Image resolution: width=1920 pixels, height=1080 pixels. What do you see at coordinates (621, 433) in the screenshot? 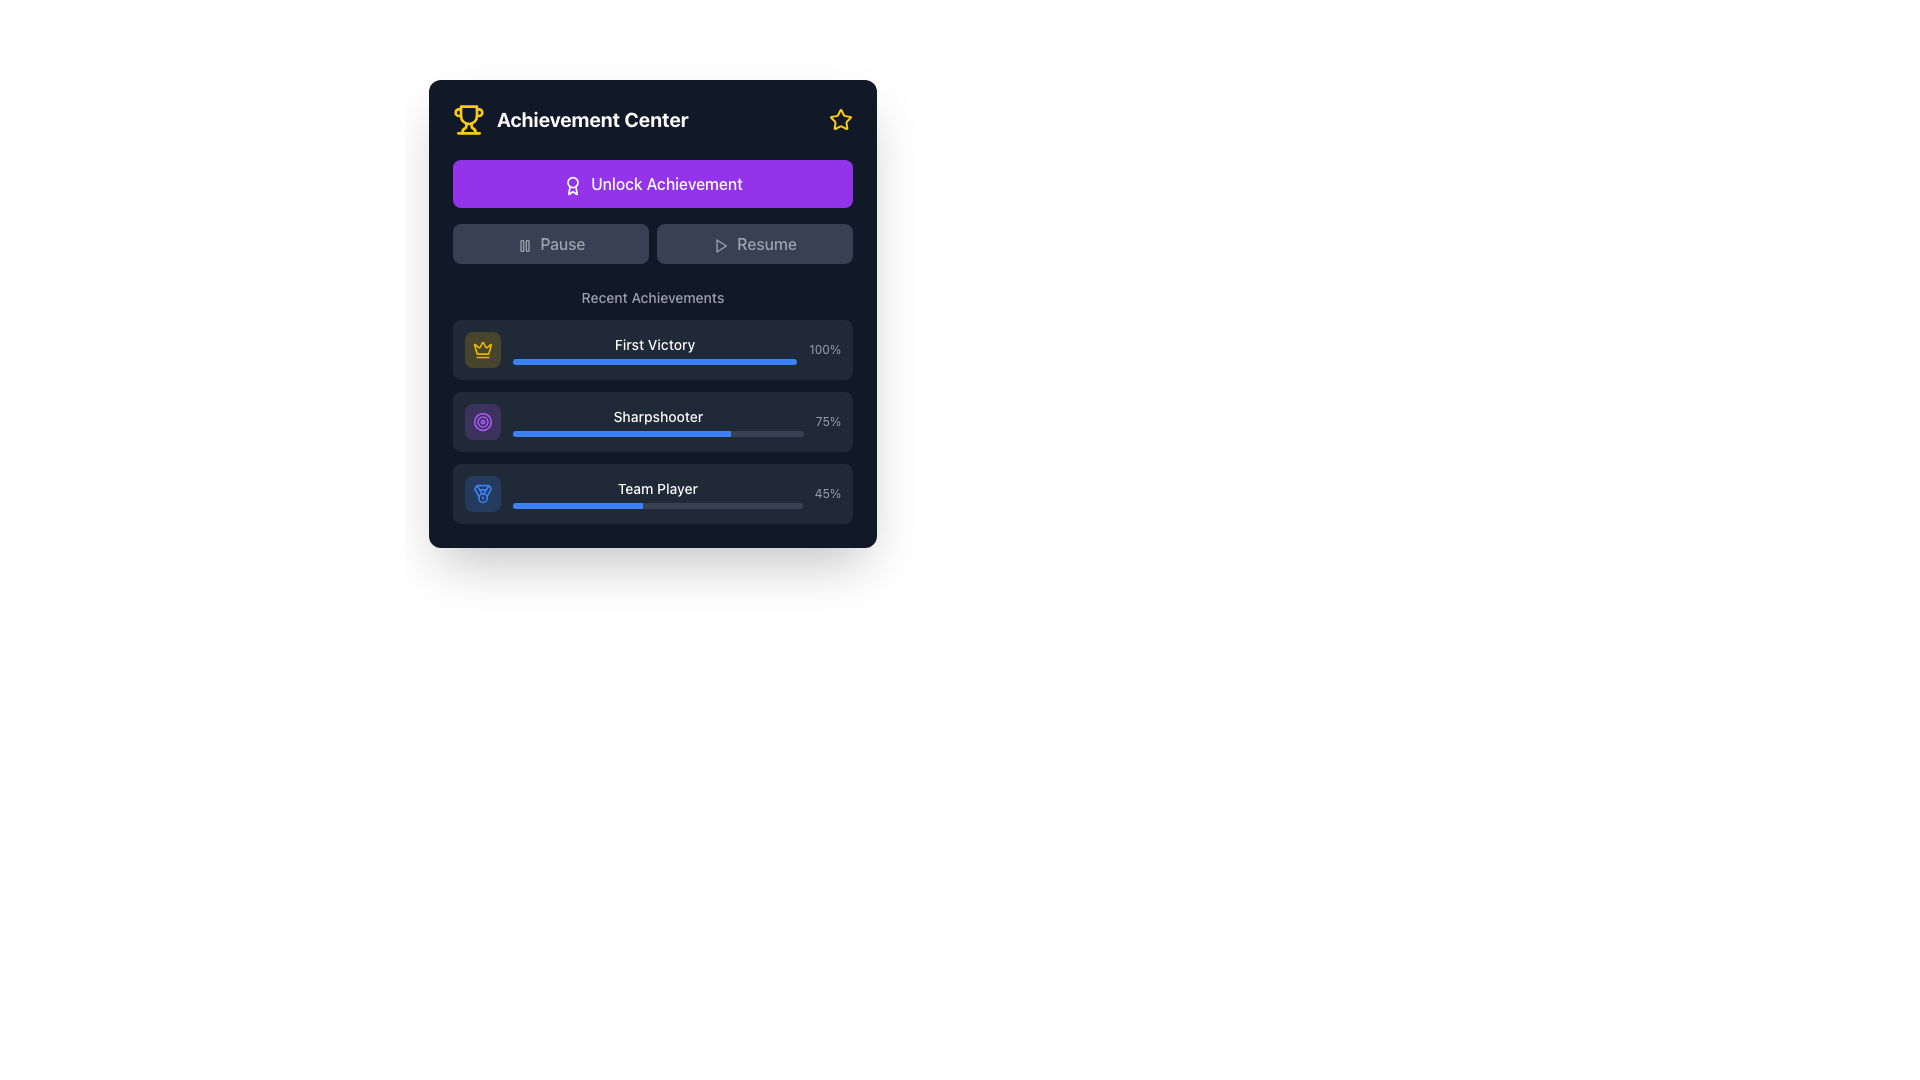
I see `the Progress indicator segment for the 'Sharpshooter' achievement in the 'Recent Achievements' section, which visually indicates 75% completion` at bounding box center [621, 433].